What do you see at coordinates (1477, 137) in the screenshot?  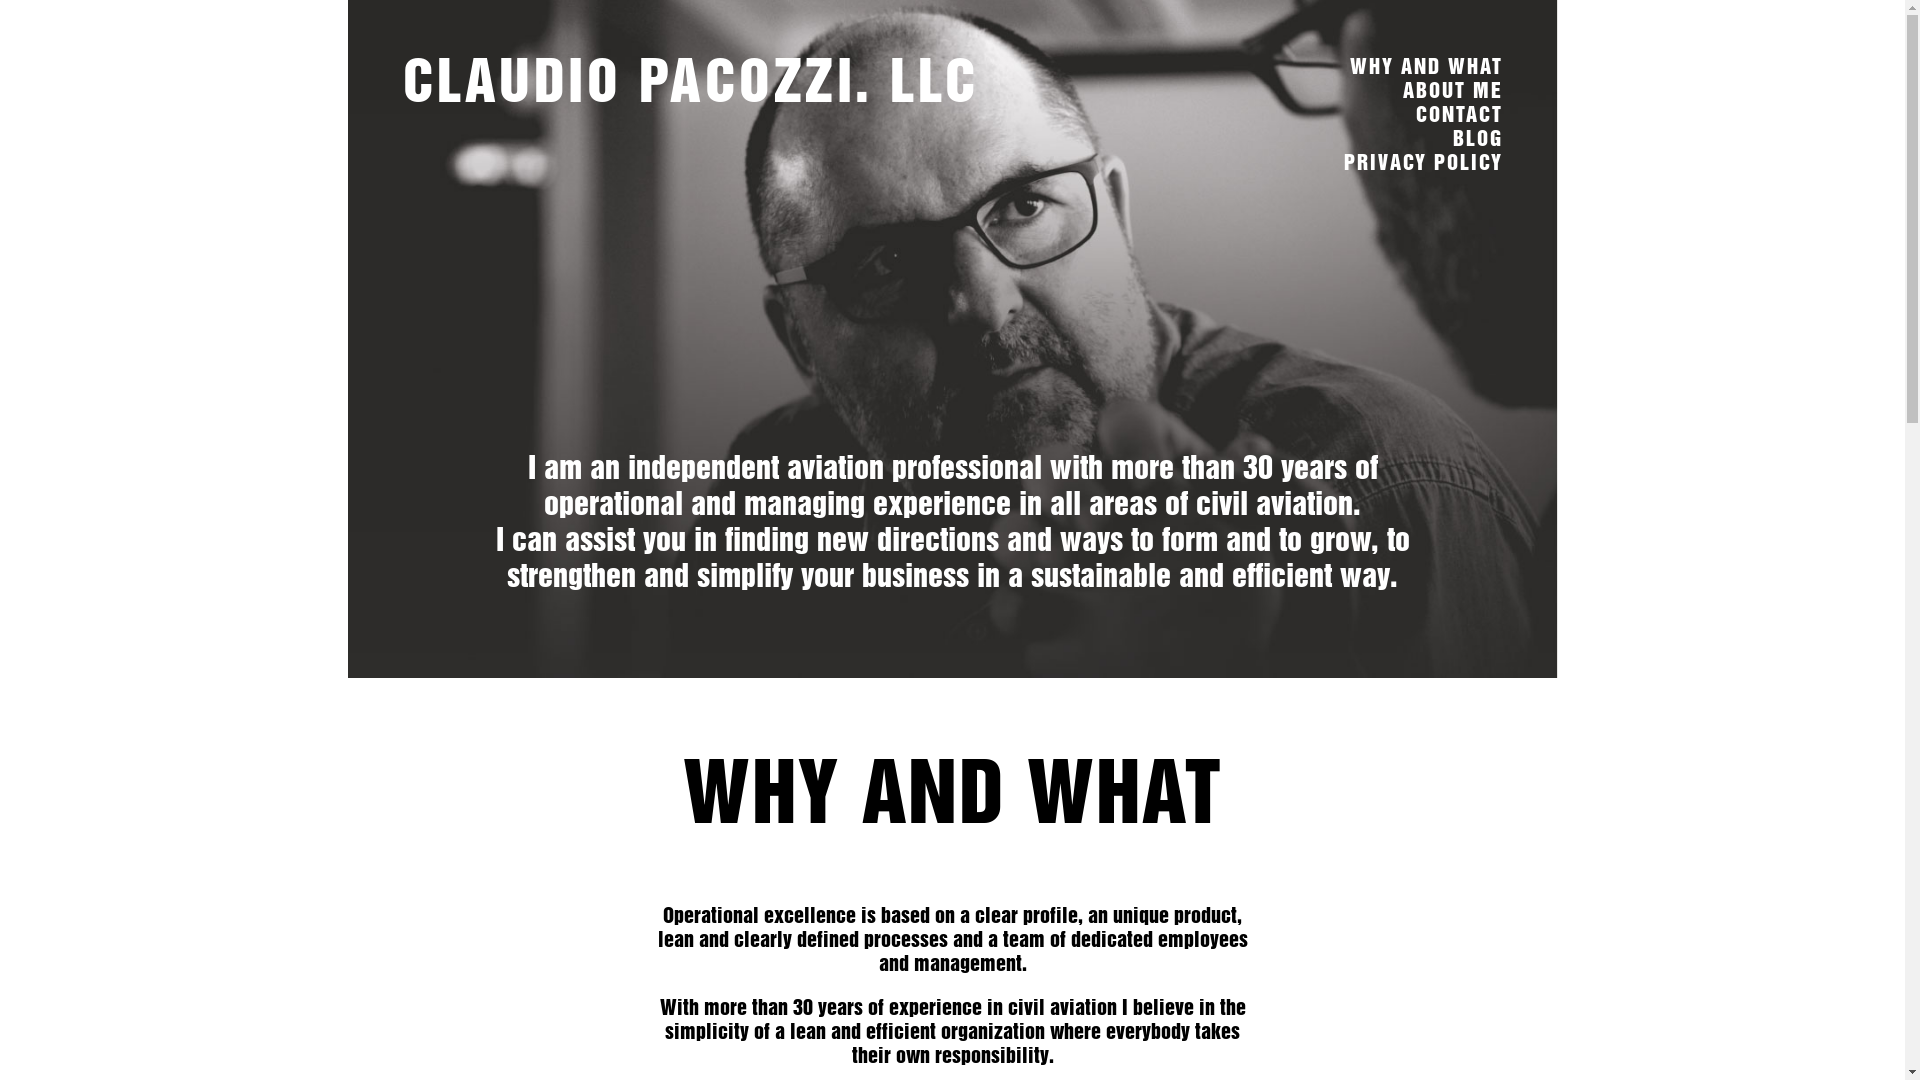 I see `'BLOG'` at bounding box center [1477, 137].